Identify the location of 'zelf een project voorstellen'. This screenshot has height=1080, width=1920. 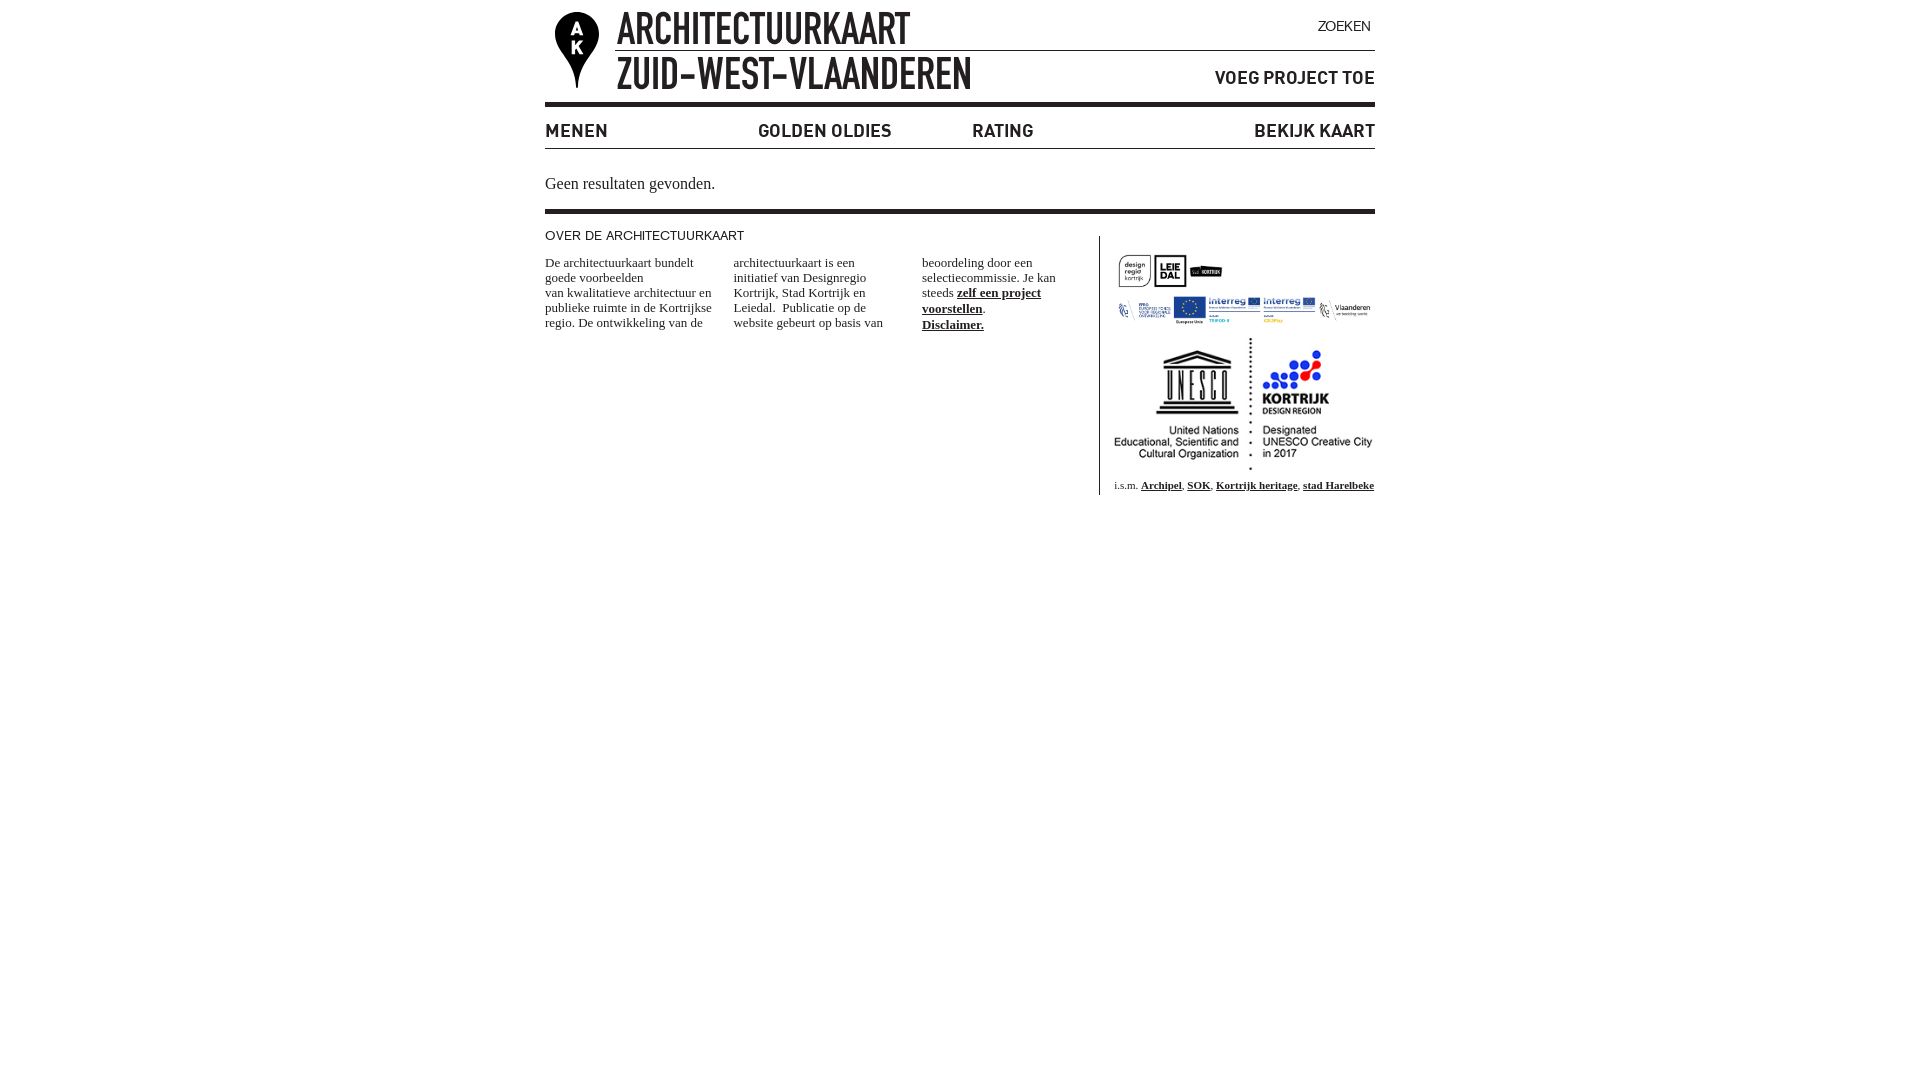
(981, 300).